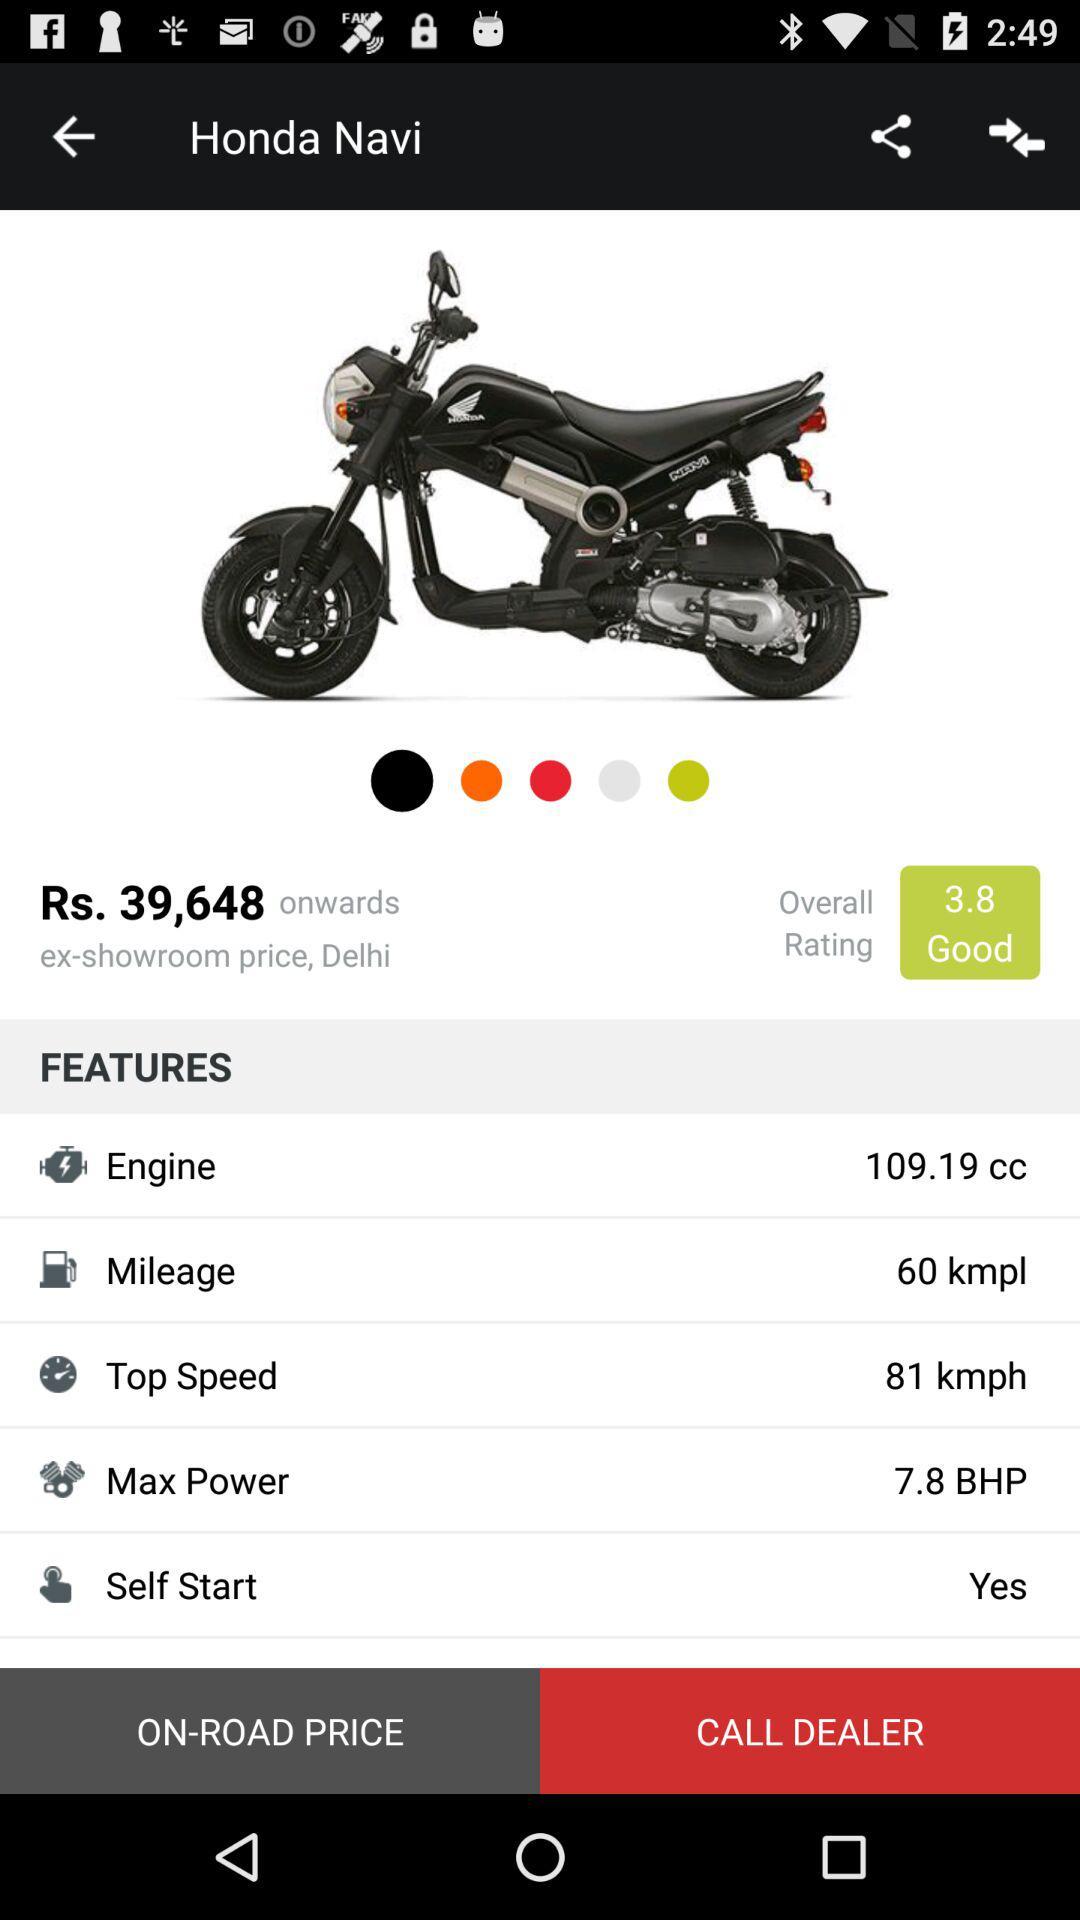 The height and width of the screenshot is (1920, 1080). Describe the element at coordinates (687, 835) in the screenshot. I see `the star icon` at that location.